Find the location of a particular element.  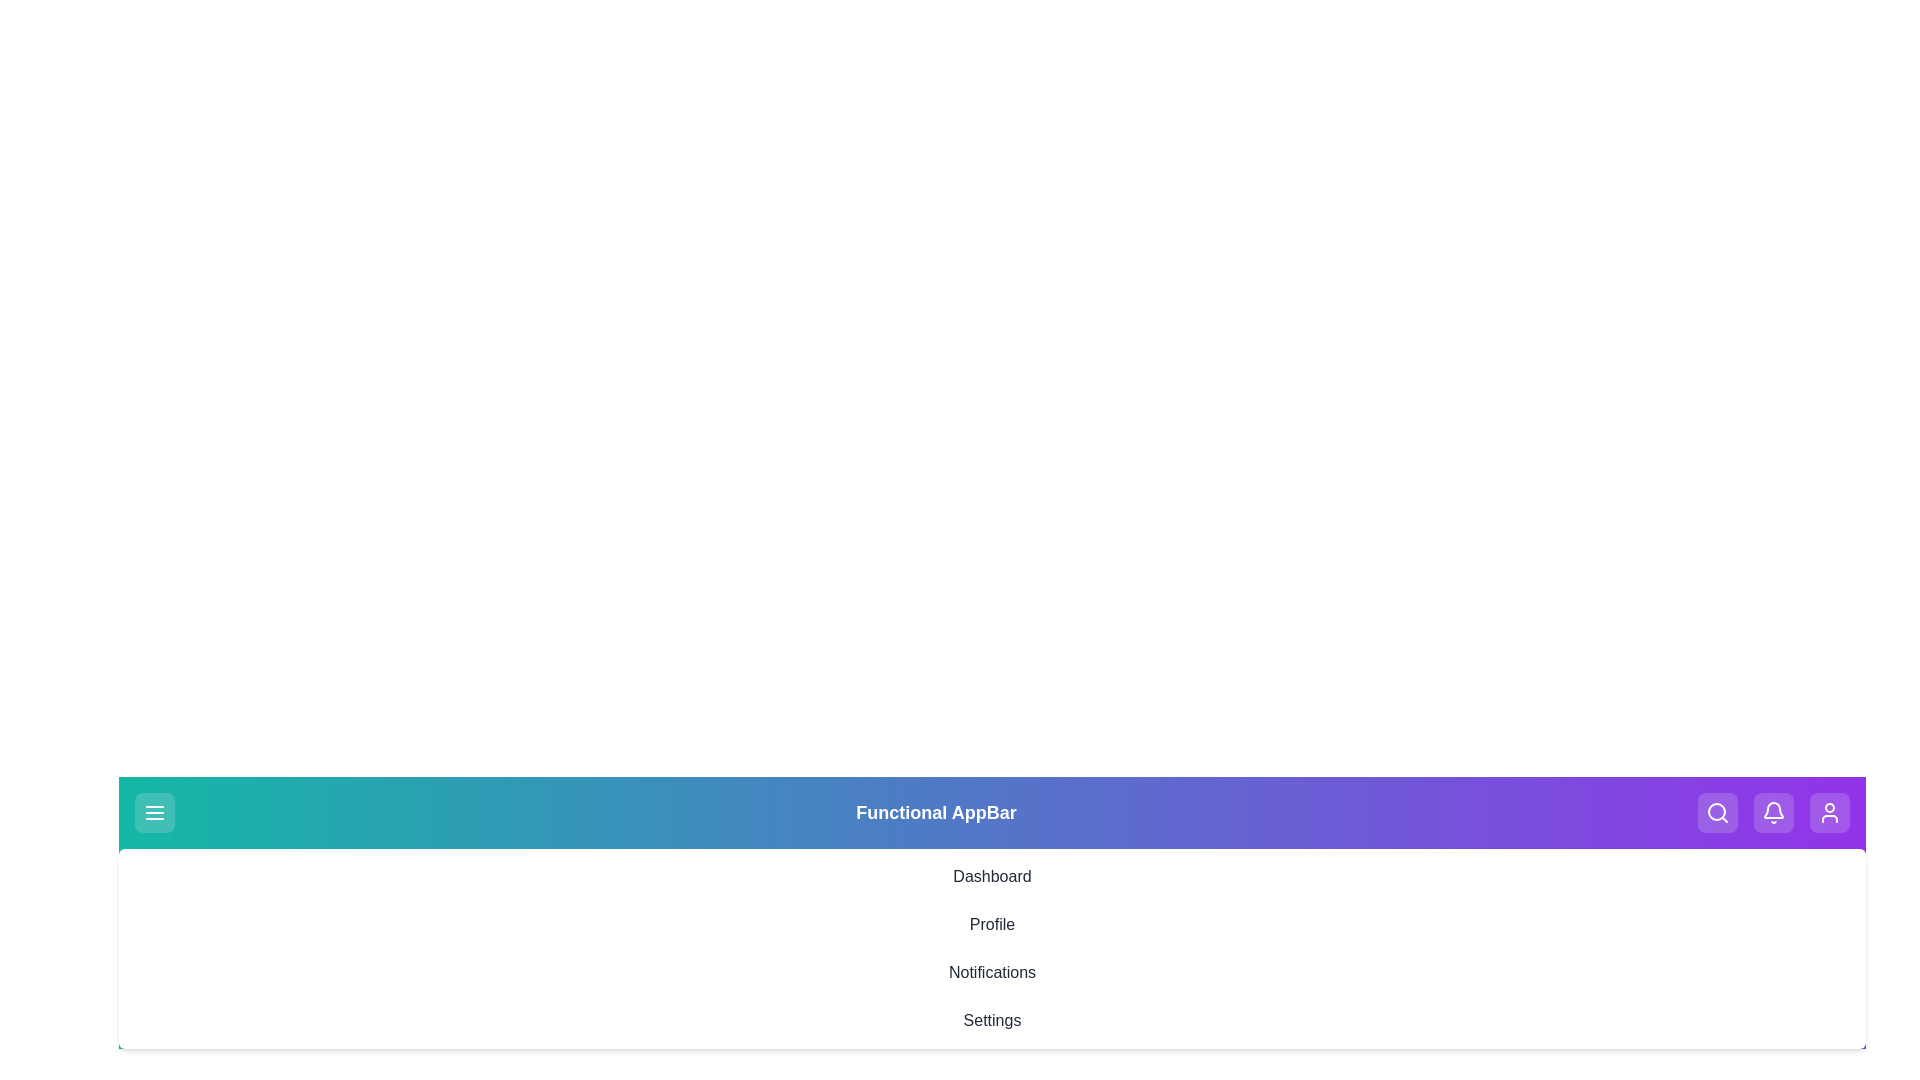

the navigation option Profile is located at coordinates (992, 925).